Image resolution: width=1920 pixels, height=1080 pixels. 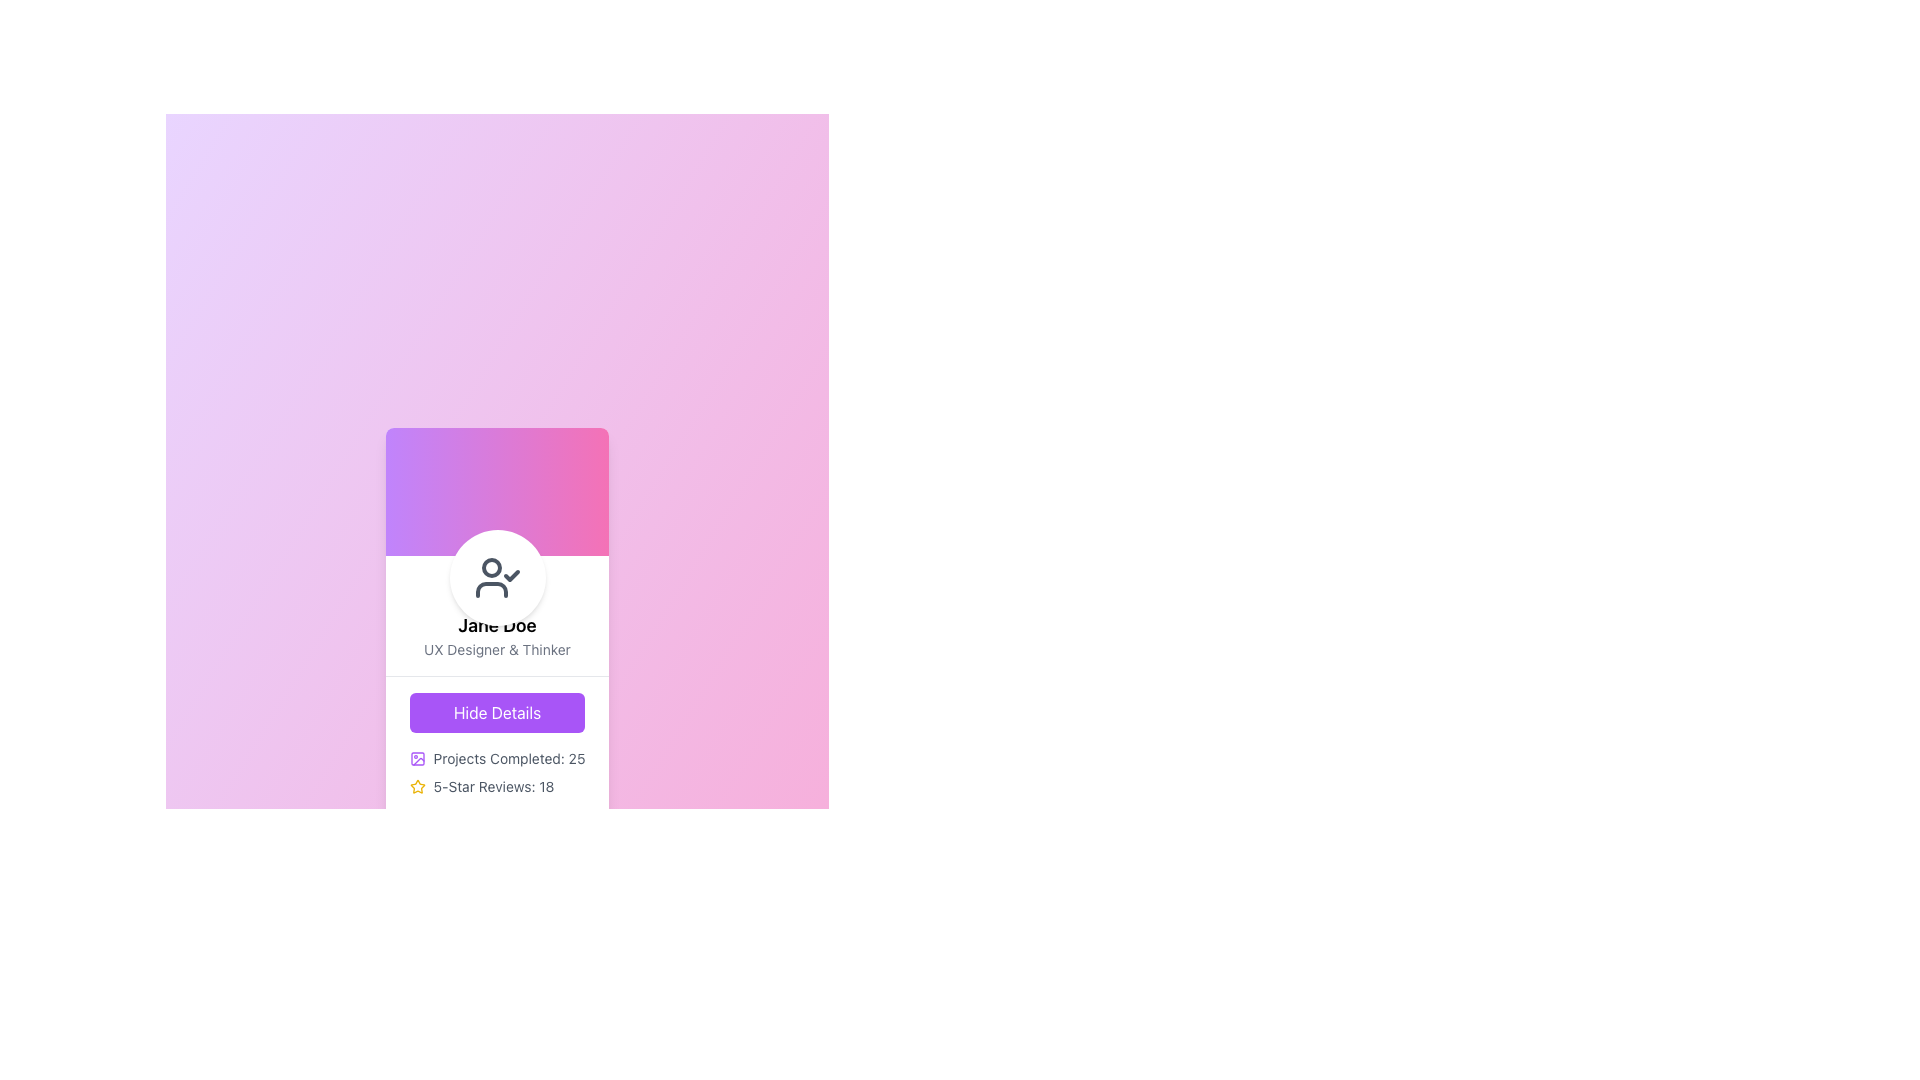 I want to click on the purple icon representing a photographic or media-related element, which is located to the left of the text 'Projects Completed: 25', so click(x=416, y=758).